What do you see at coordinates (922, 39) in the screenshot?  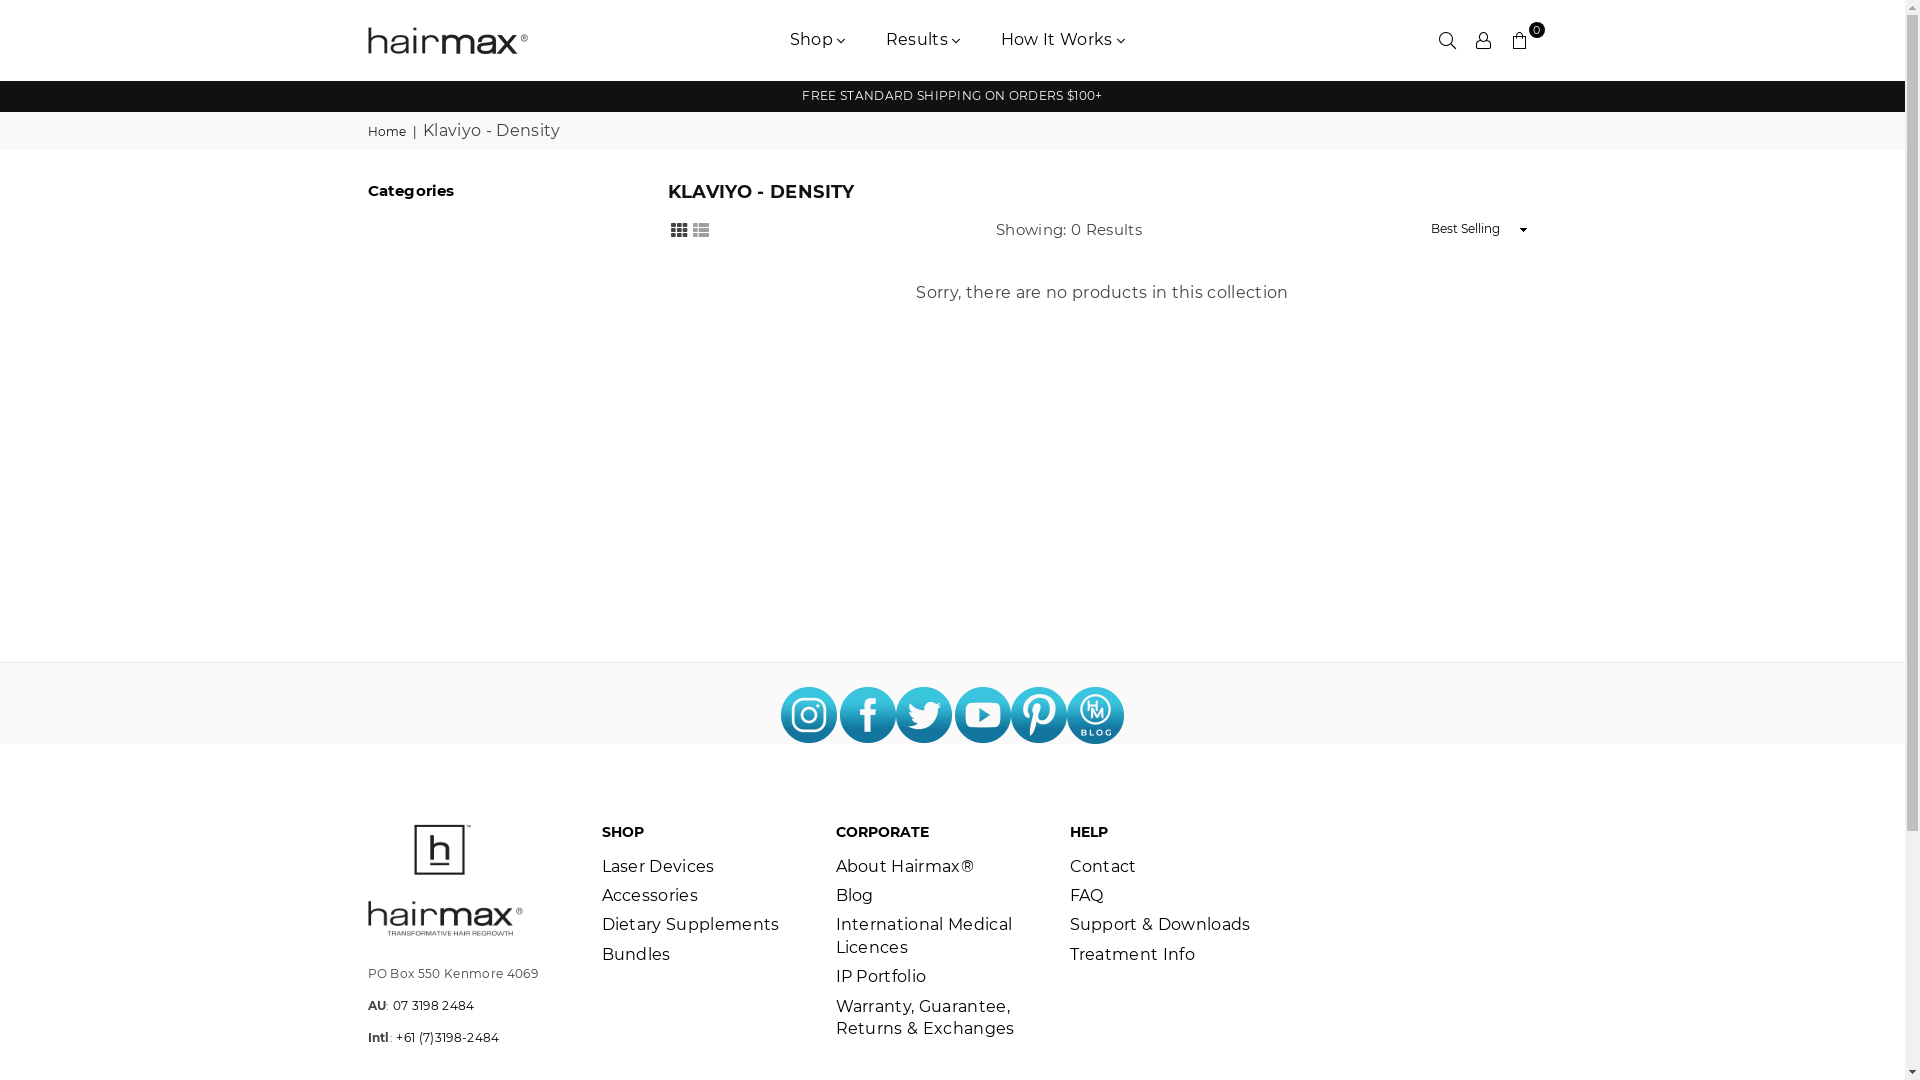 I see `'Results'` at bounding box center [922, 39].